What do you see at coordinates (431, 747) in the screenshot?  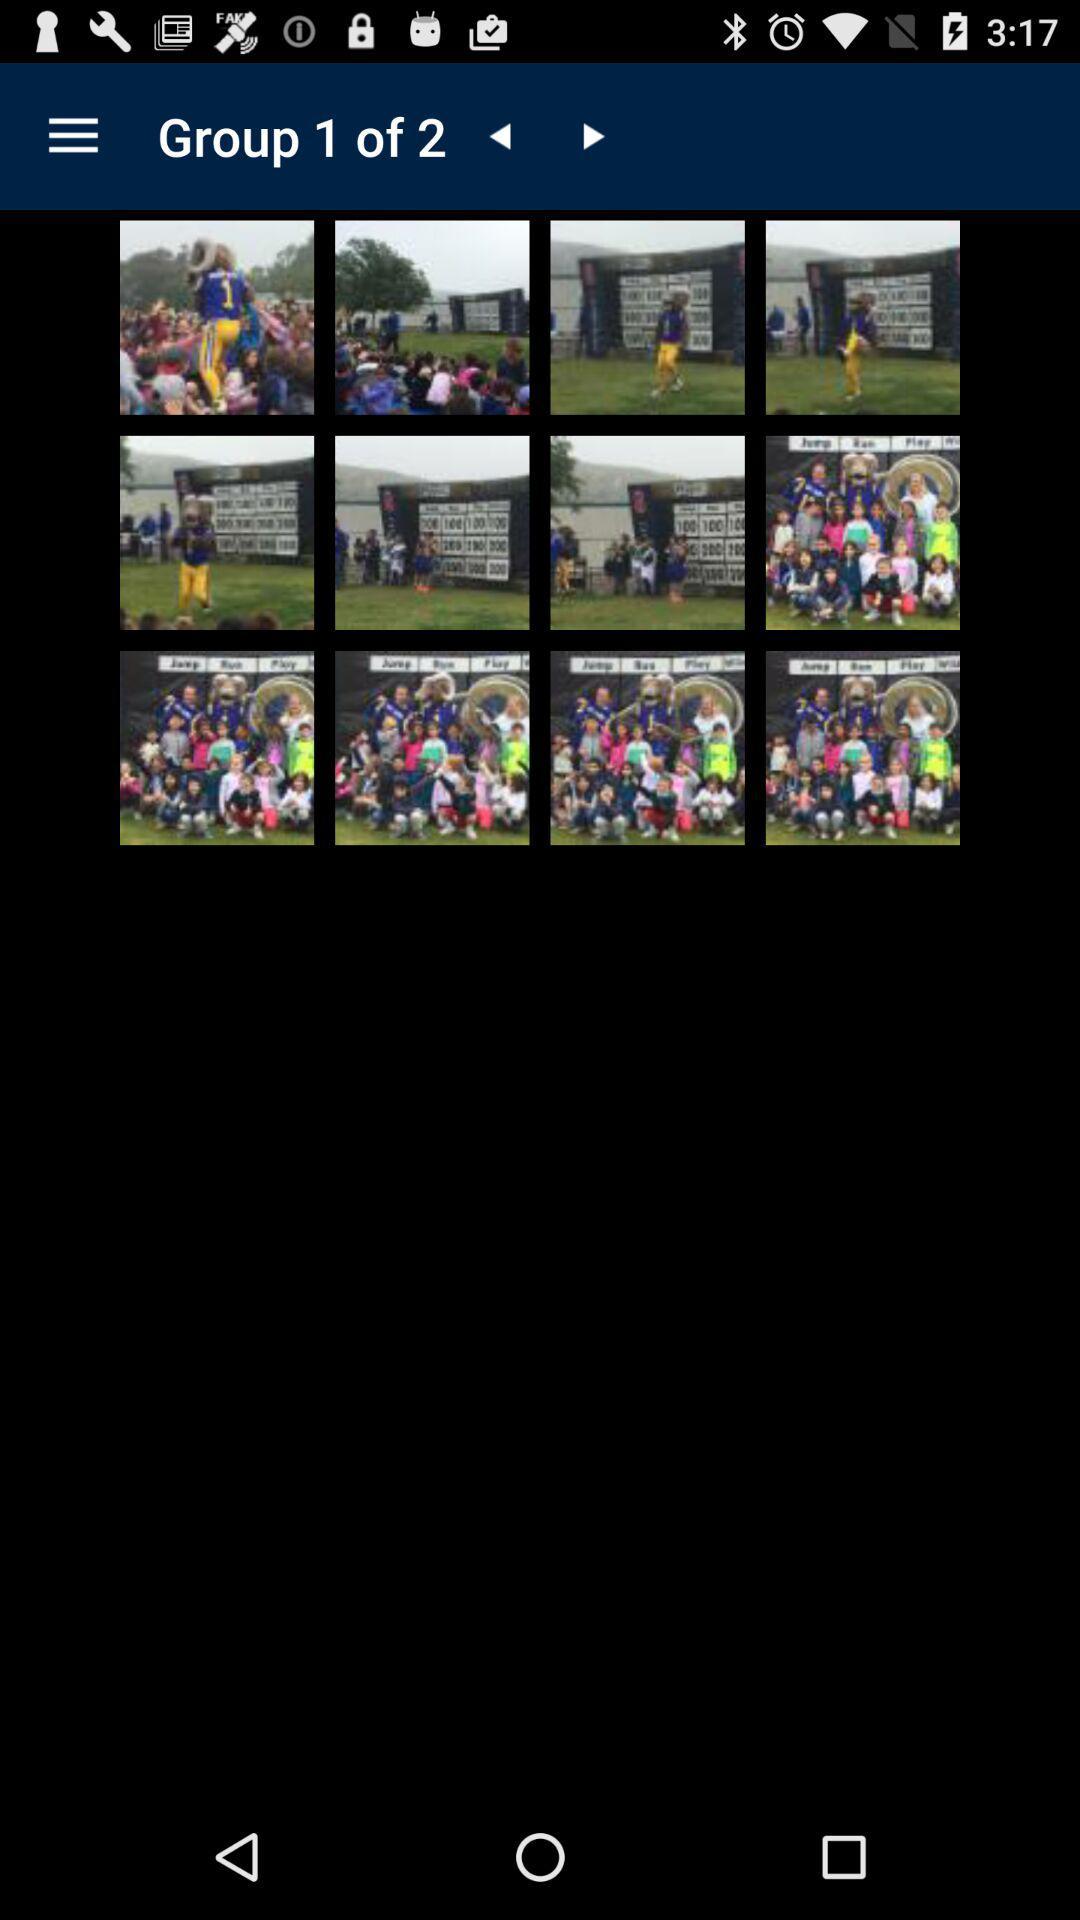 I see `look at the image` at bounding box center [431, 747].